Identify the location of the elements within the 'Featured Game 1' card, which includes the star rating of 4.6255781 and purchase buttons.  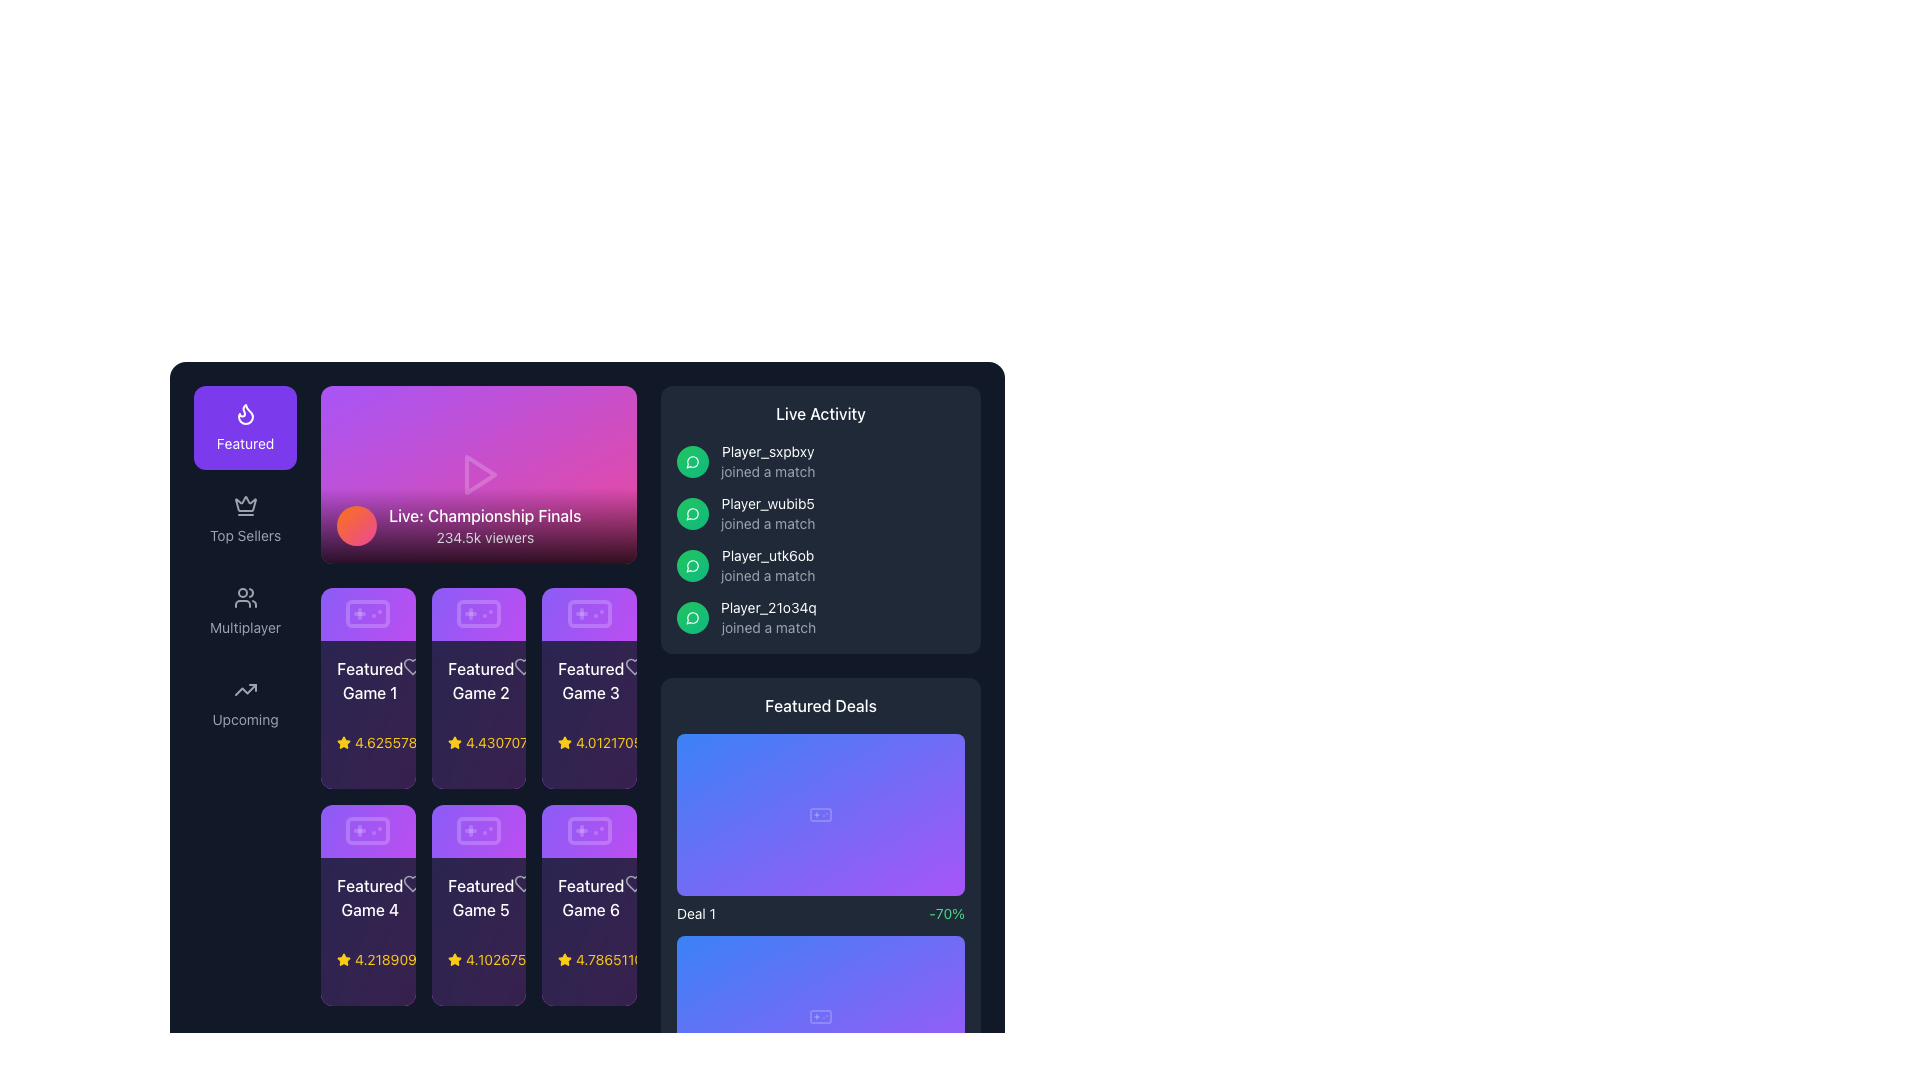
(368, 687).